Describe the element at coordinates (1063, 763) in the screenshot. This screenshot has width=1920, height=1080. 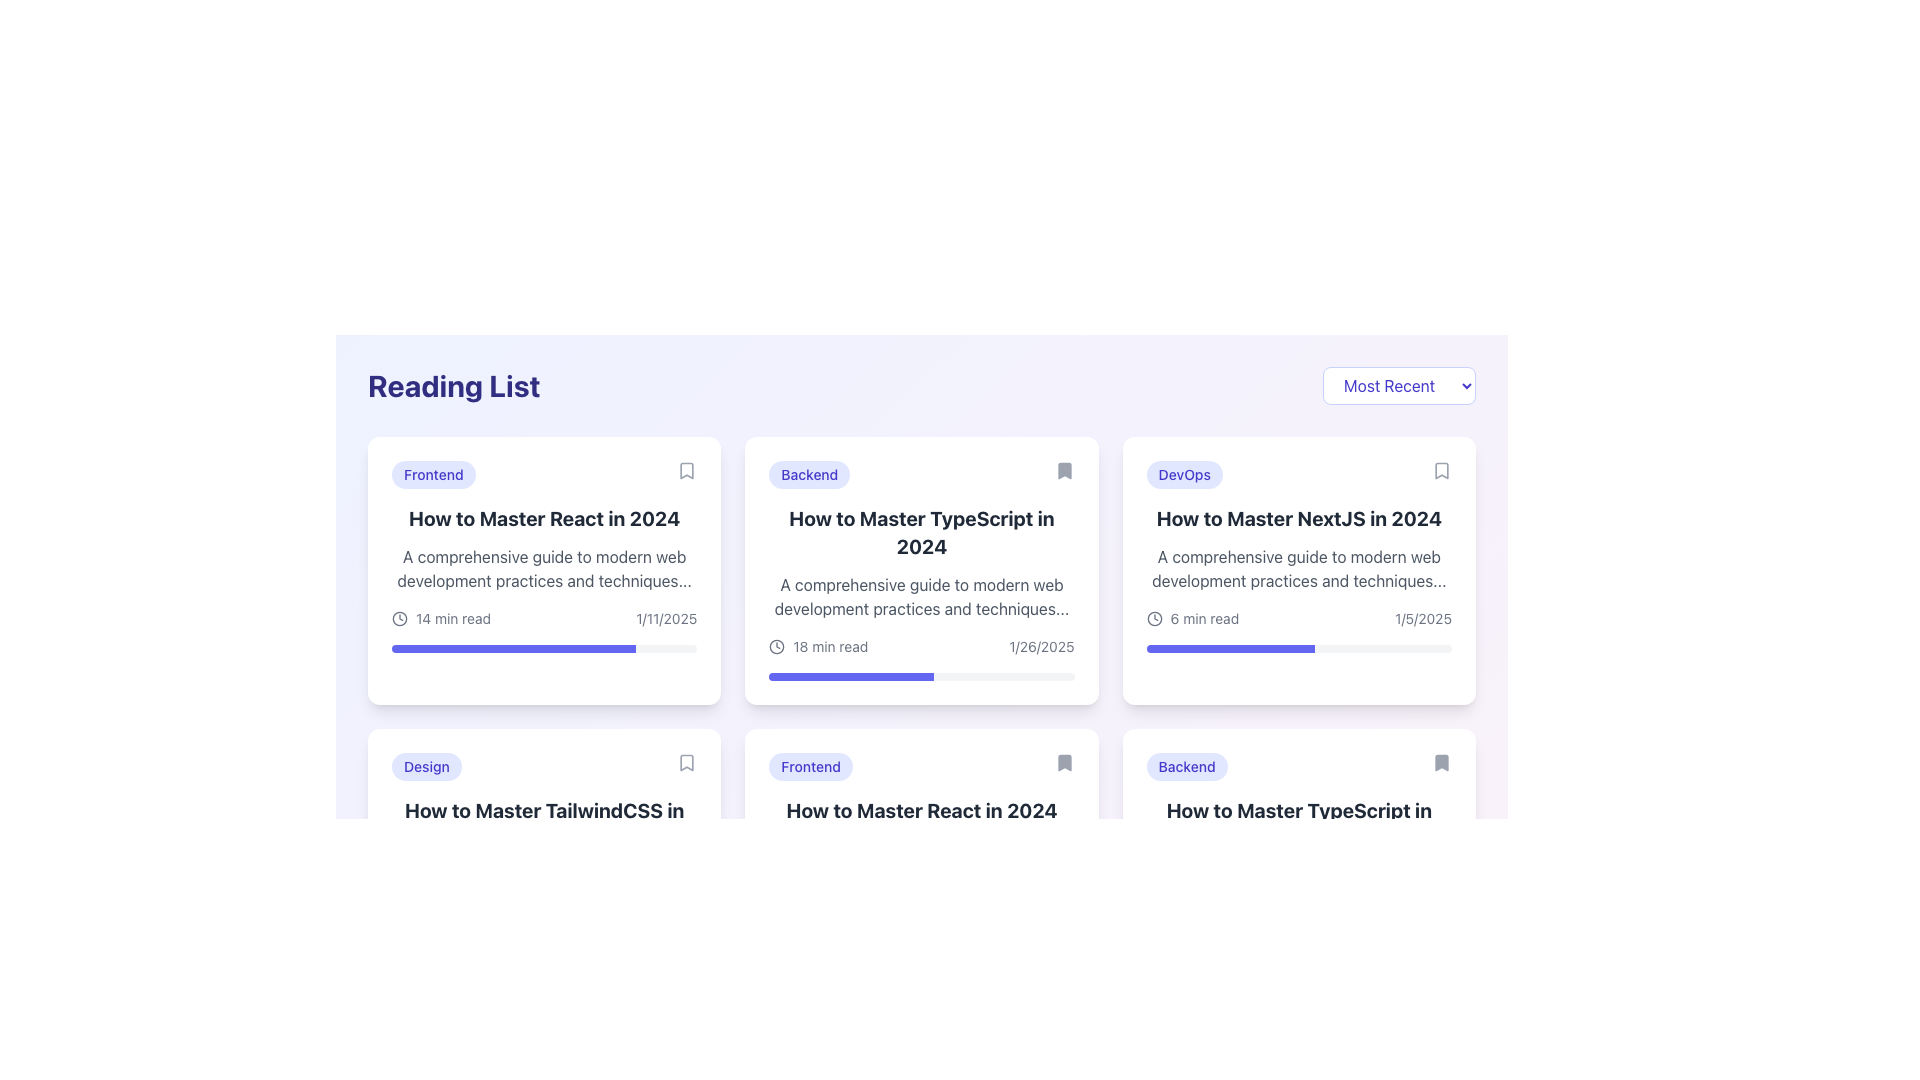
I see `the bookmark button located` at that location.